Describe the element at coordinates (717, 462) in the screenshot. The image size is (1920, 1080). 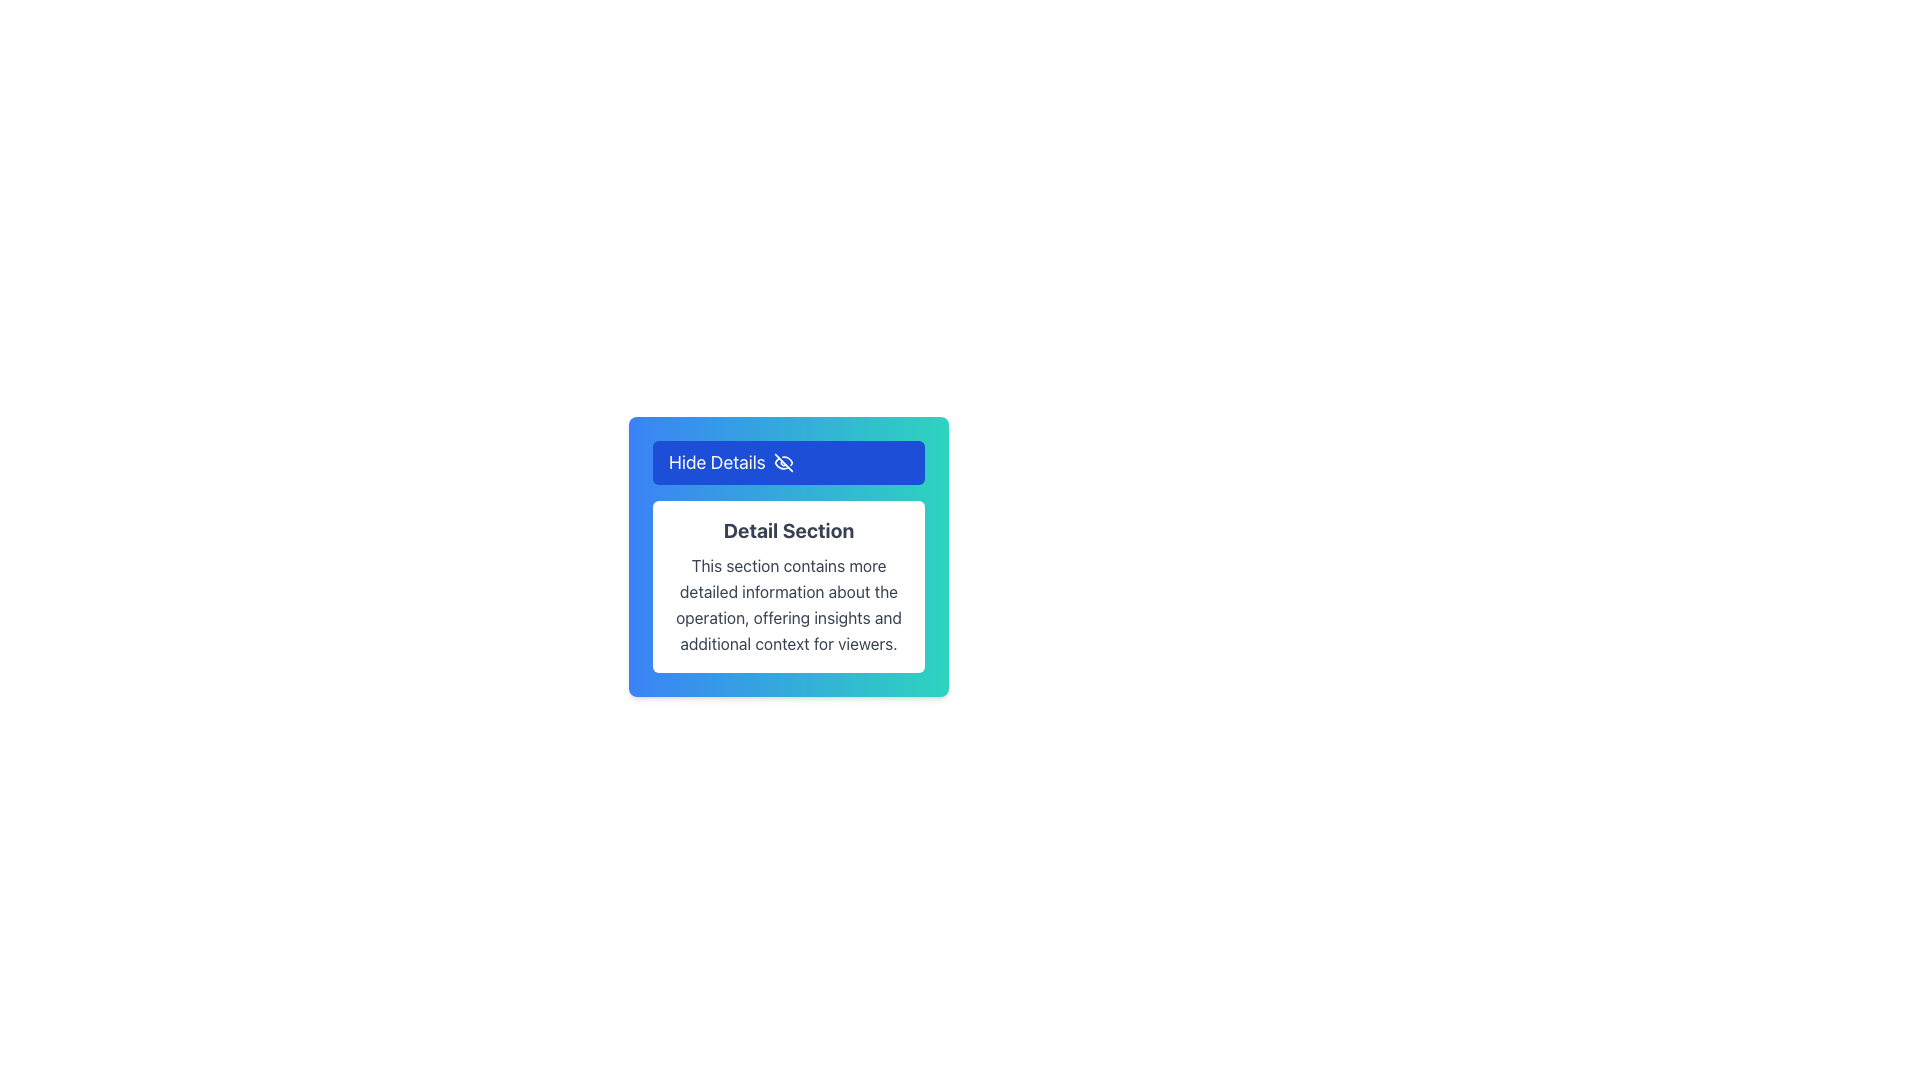
I see `the text label within the button that indicates the action to hide additional information` at that location.